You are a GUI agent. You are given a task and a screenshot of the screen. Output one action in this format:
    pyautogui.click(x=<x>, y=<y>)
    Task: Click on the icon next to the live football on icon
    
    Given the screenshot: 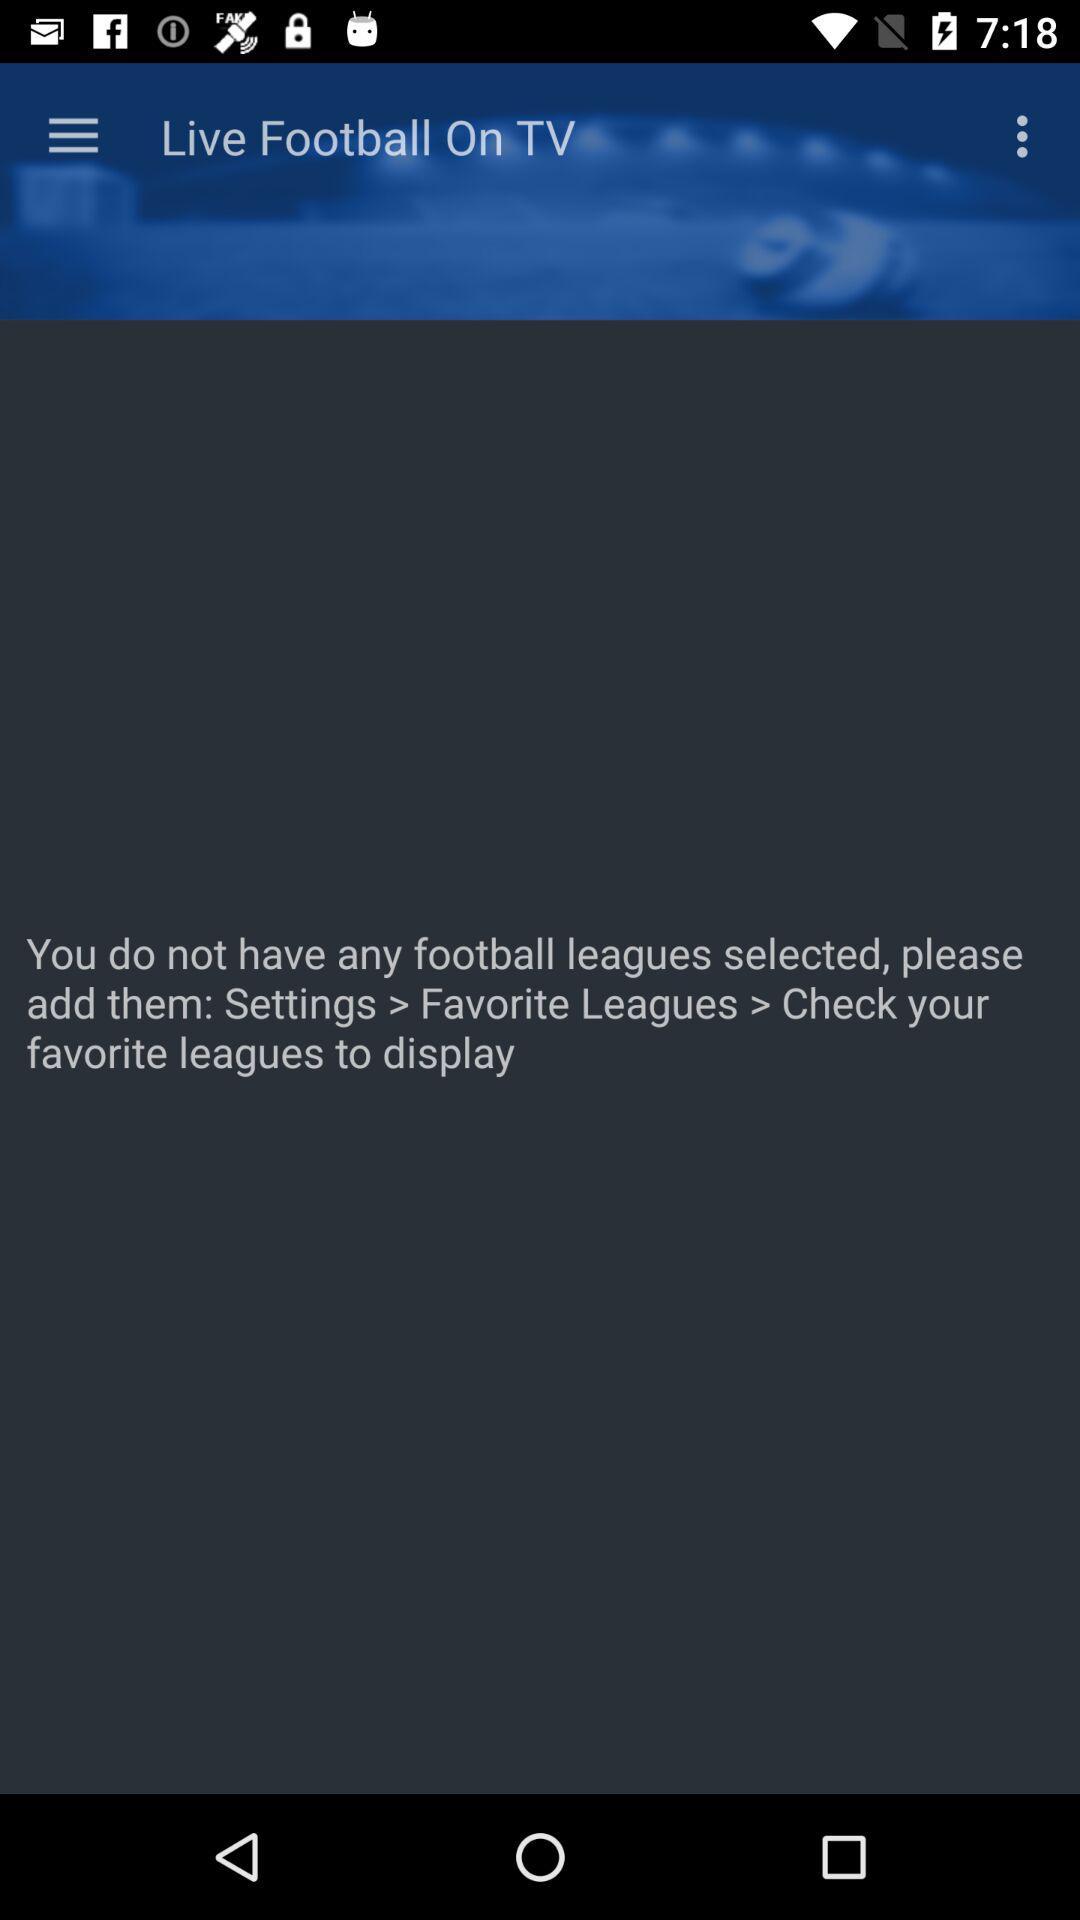 What is the action you would take?
    pyautogui.click(x=1027, y=135)
    